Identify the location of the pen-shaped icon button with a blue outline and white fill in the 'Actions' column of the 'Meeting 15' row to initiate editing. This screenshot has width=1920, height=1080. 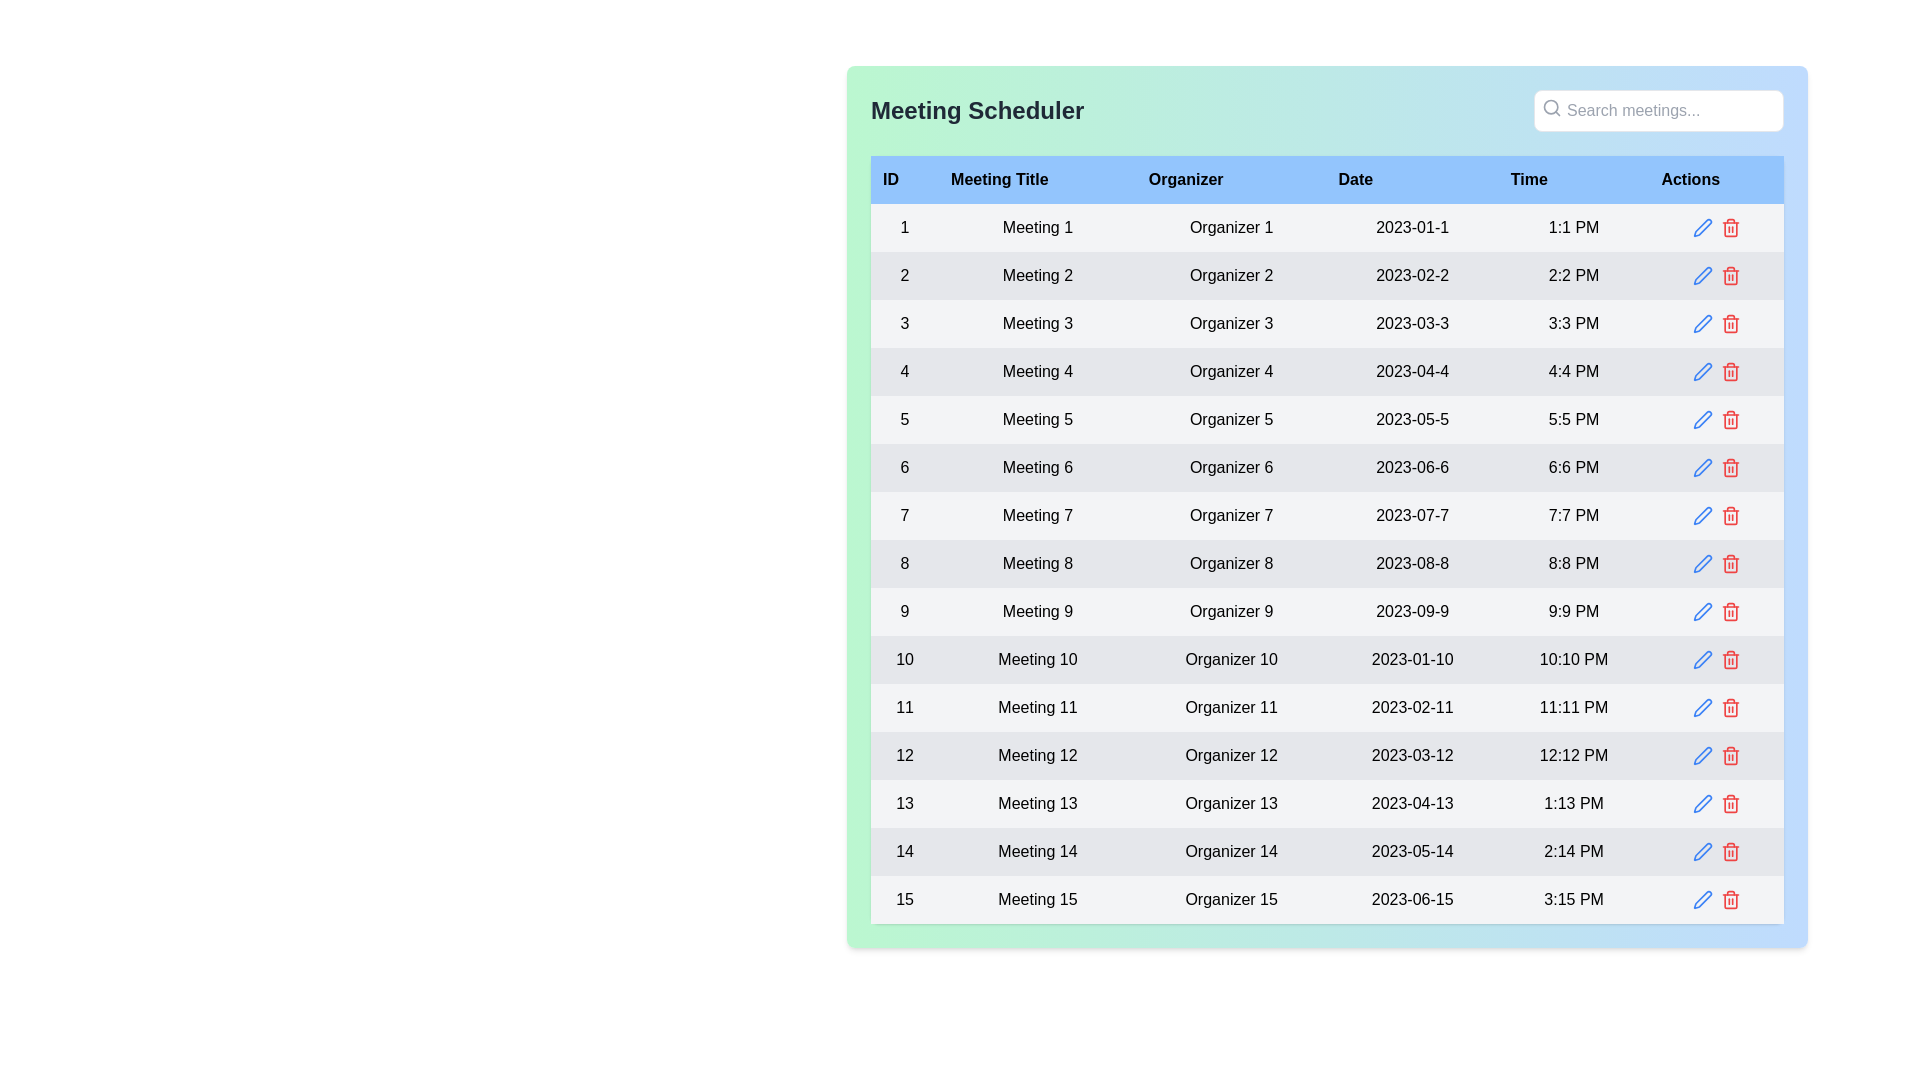
(1701, 898).